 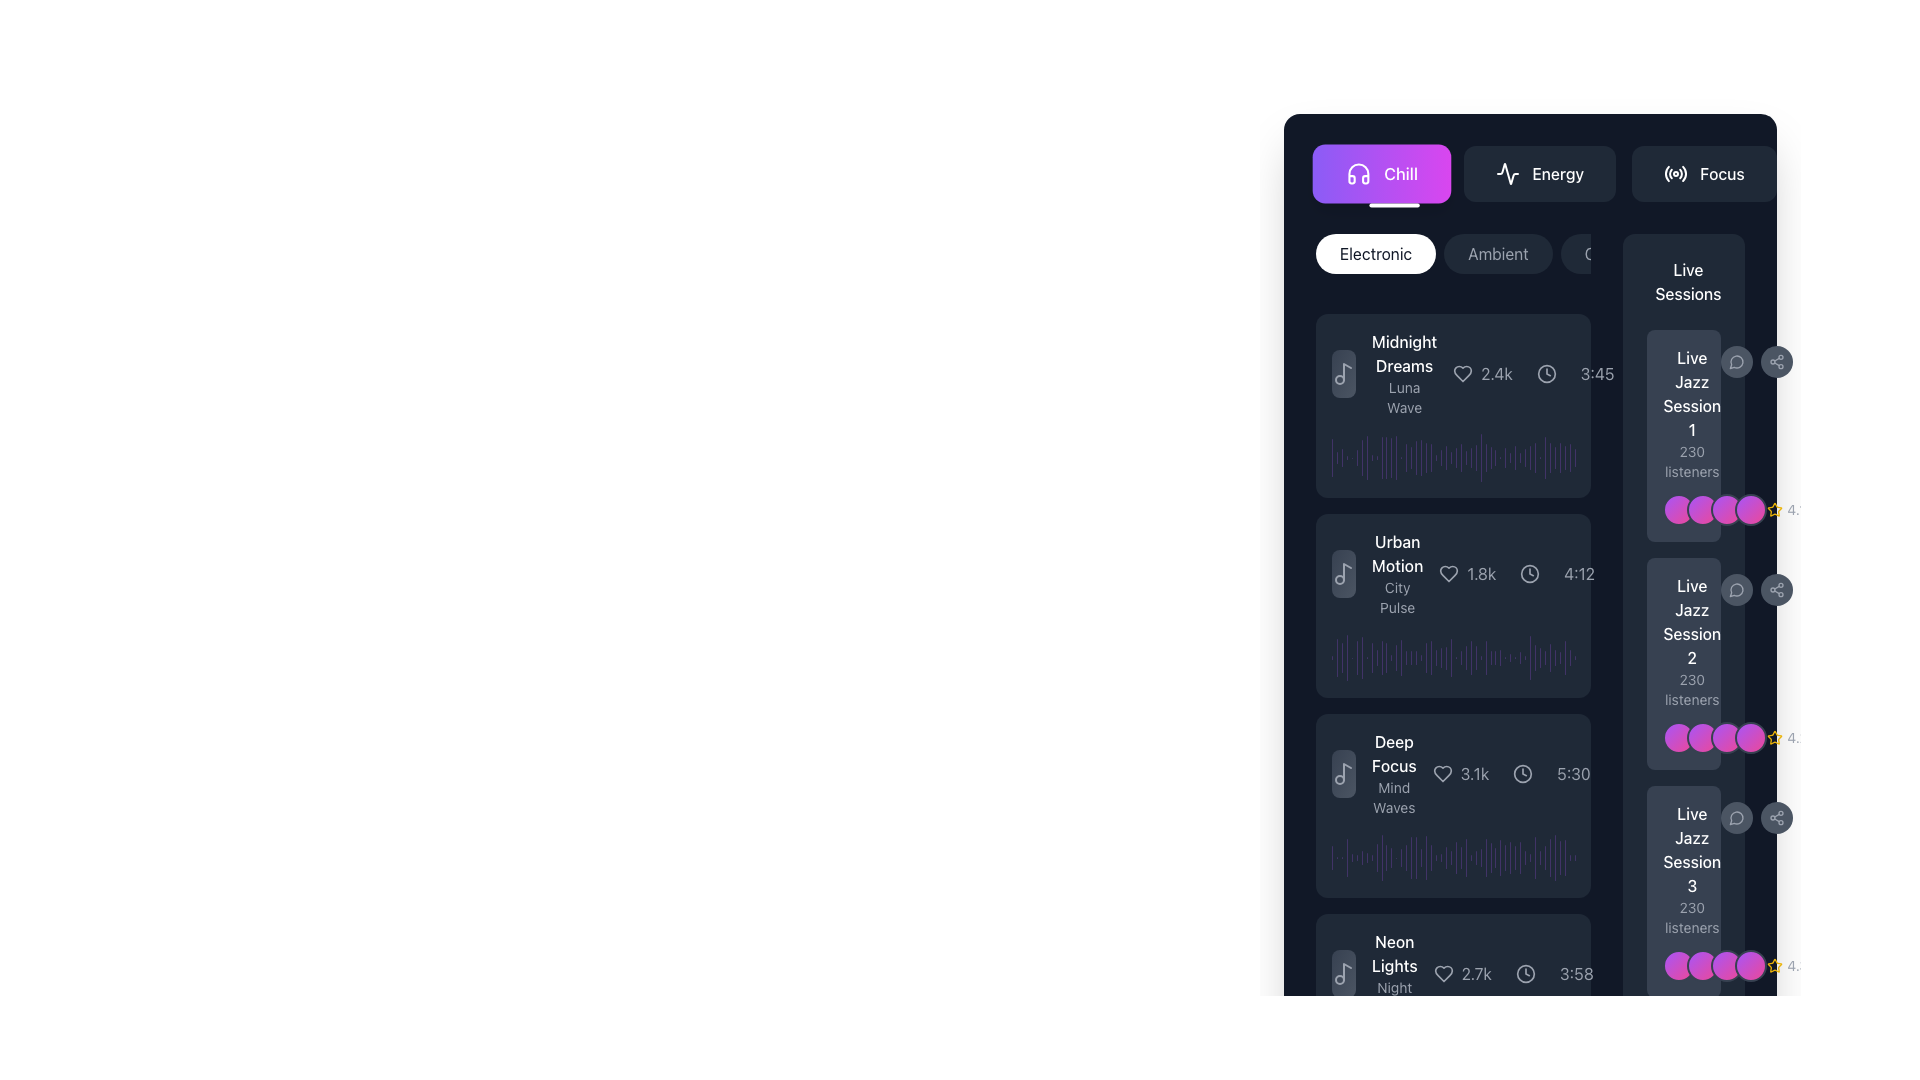 What do you see at coordinates (1539, 856) in the screenshot?
I see `the 39th vertical bar indicator, which is purple with rounded corners and semi-transparent, located to the right of the sound visualization and time display in the audio track list` at bounding box center [1539, 856].